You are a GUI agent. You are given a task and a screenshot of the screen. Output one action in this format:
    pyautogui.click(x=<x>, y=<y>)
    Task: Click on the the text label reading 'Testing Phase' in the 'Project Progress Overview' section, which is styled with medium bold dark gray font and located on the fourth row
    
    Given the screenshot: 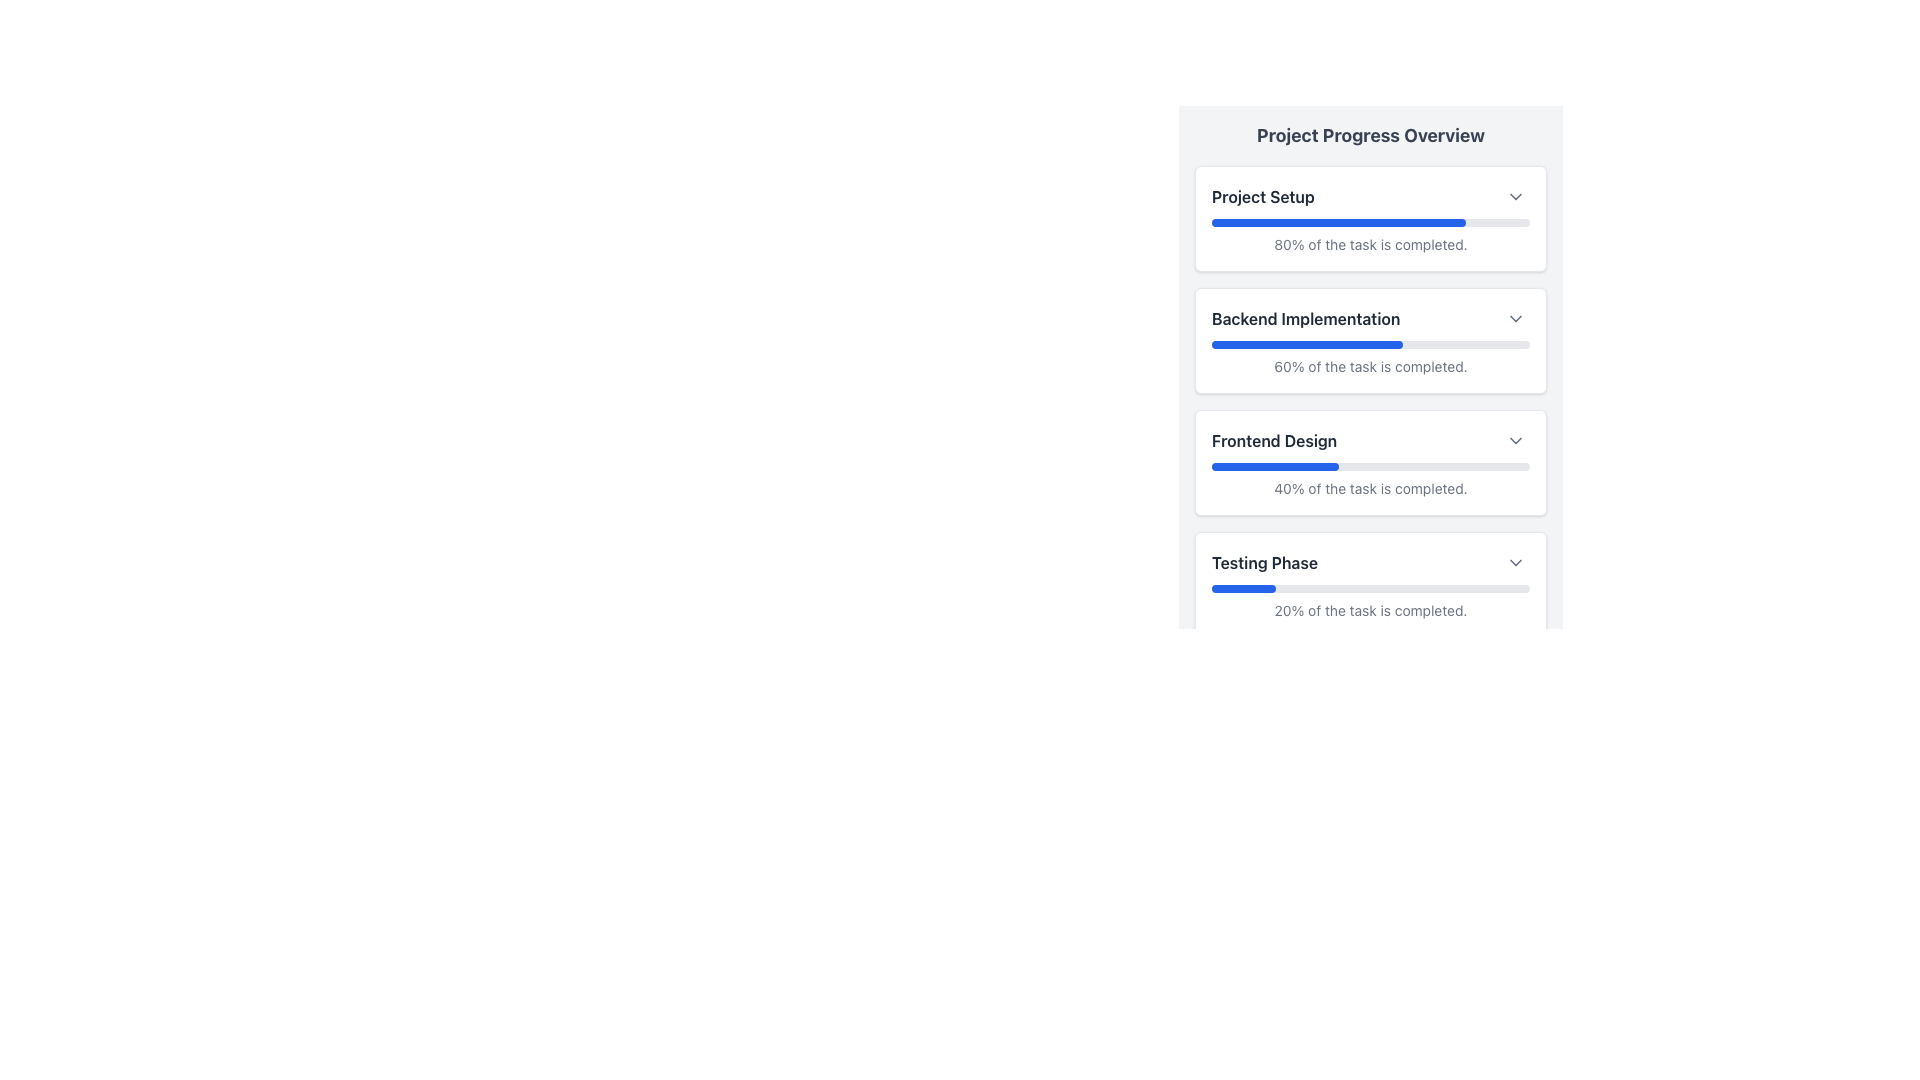 What is the action you would take?
    pyautogui.click(x=1263, y=563)
    